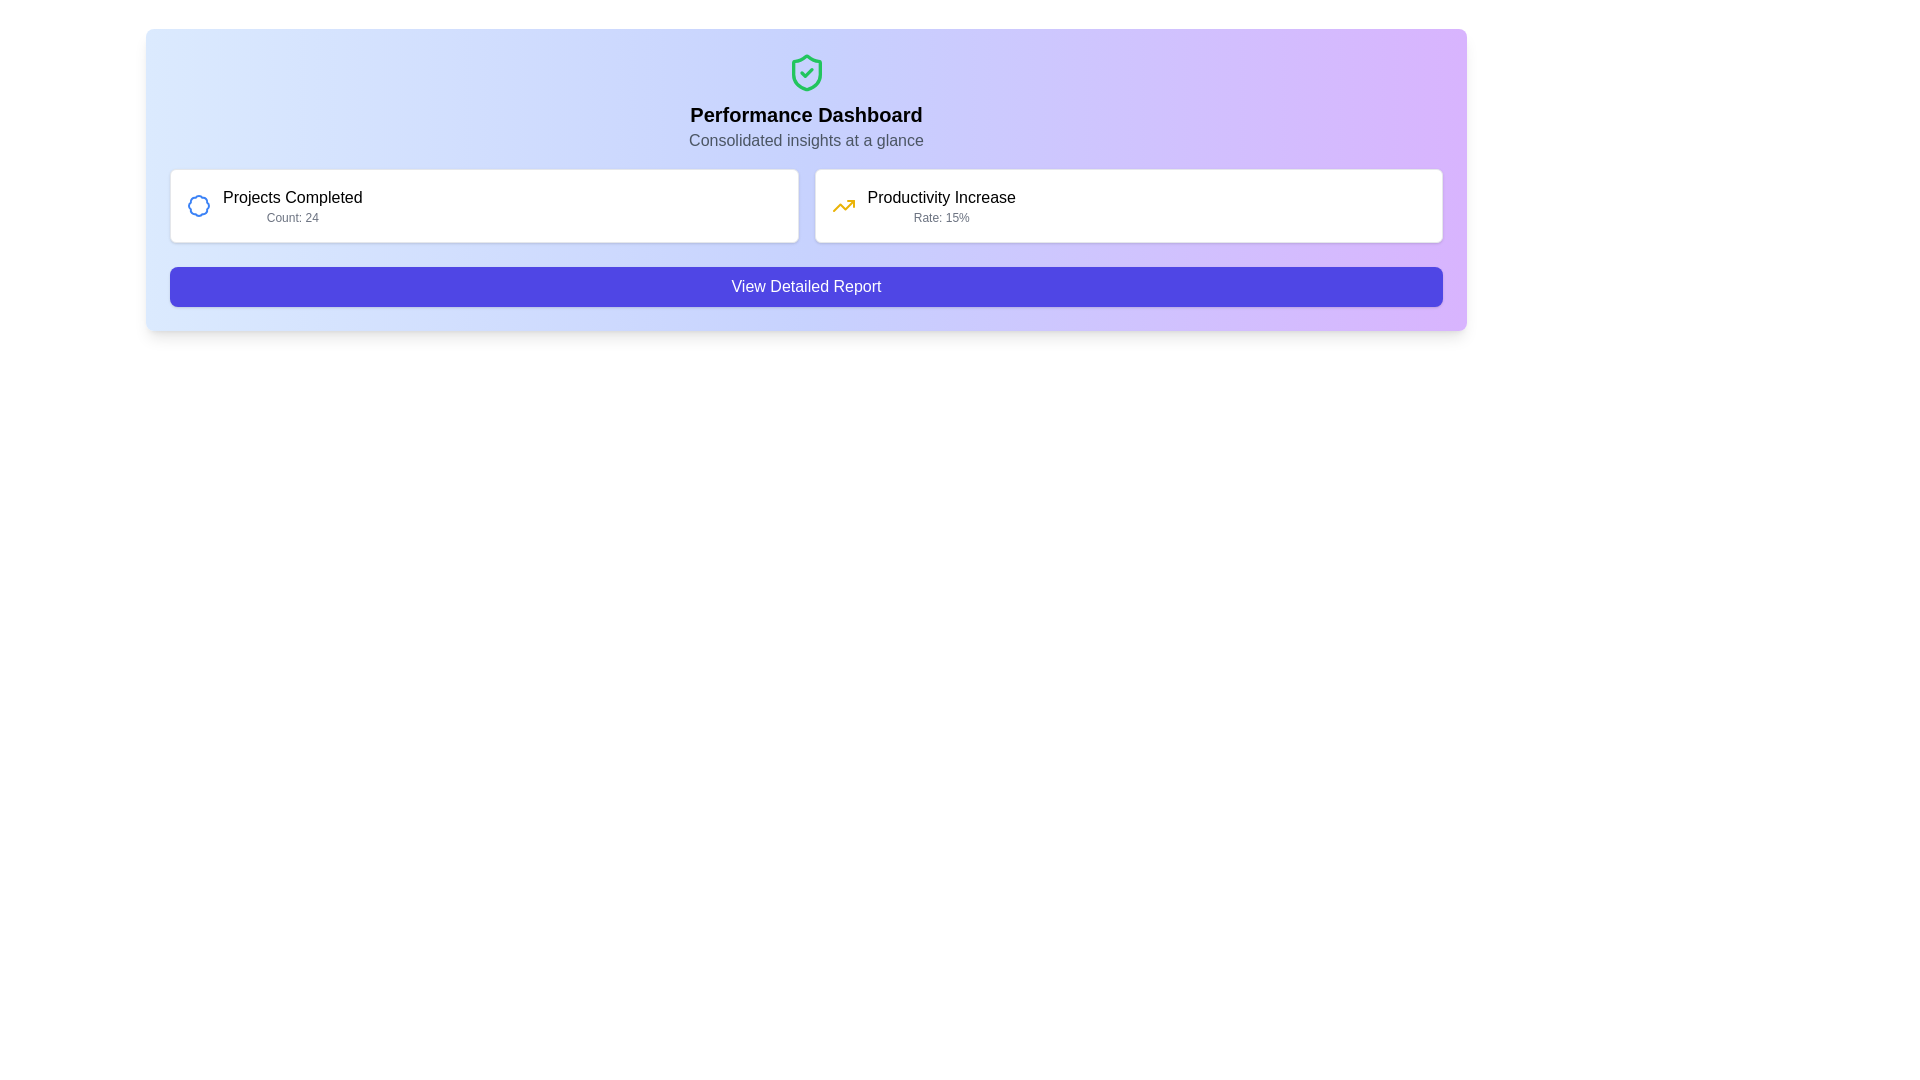 The image size is (1920, 1080). Describe the element at coordinates (806, 115) in the screenshot. I see `the text heading 'Performance Dashboard' which is styled in bold and larger than surrounding text, located near the top of the interface` at that location.